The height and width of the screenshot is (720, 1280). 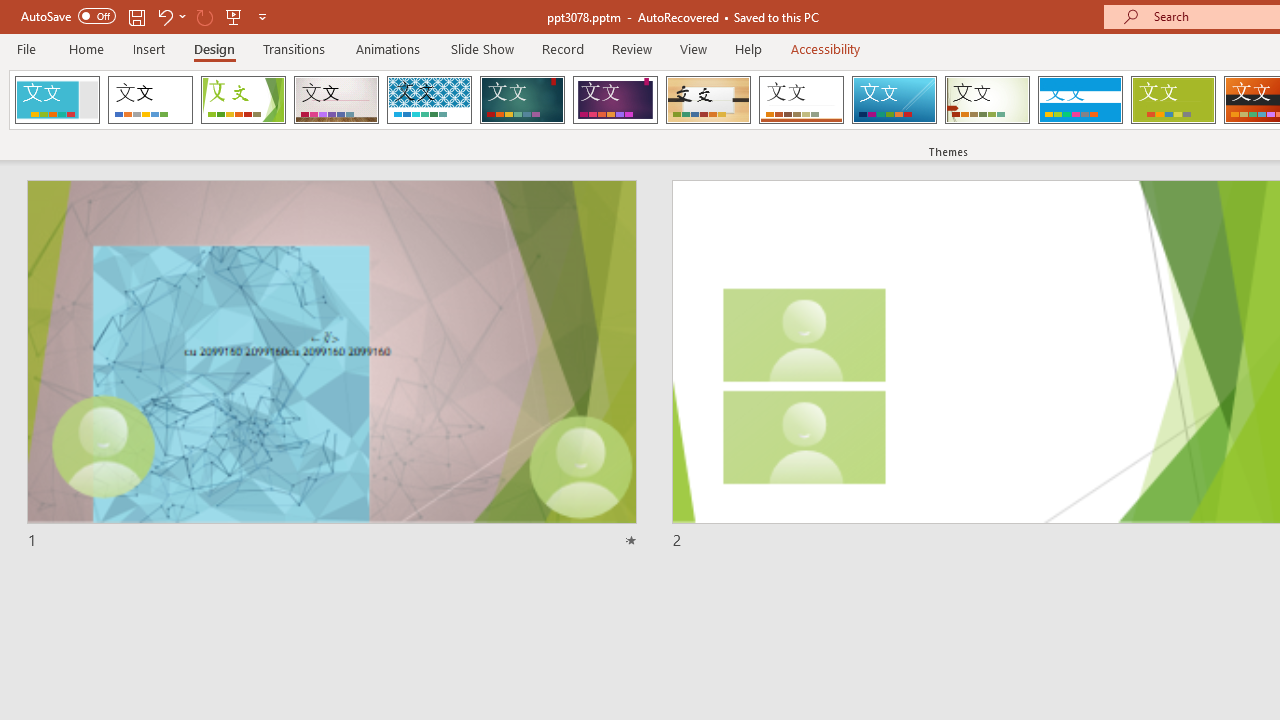 What do you see at coordinates (242, 100) in the screenshot?
I see `'Facet'` at bounding box center [242, 100].